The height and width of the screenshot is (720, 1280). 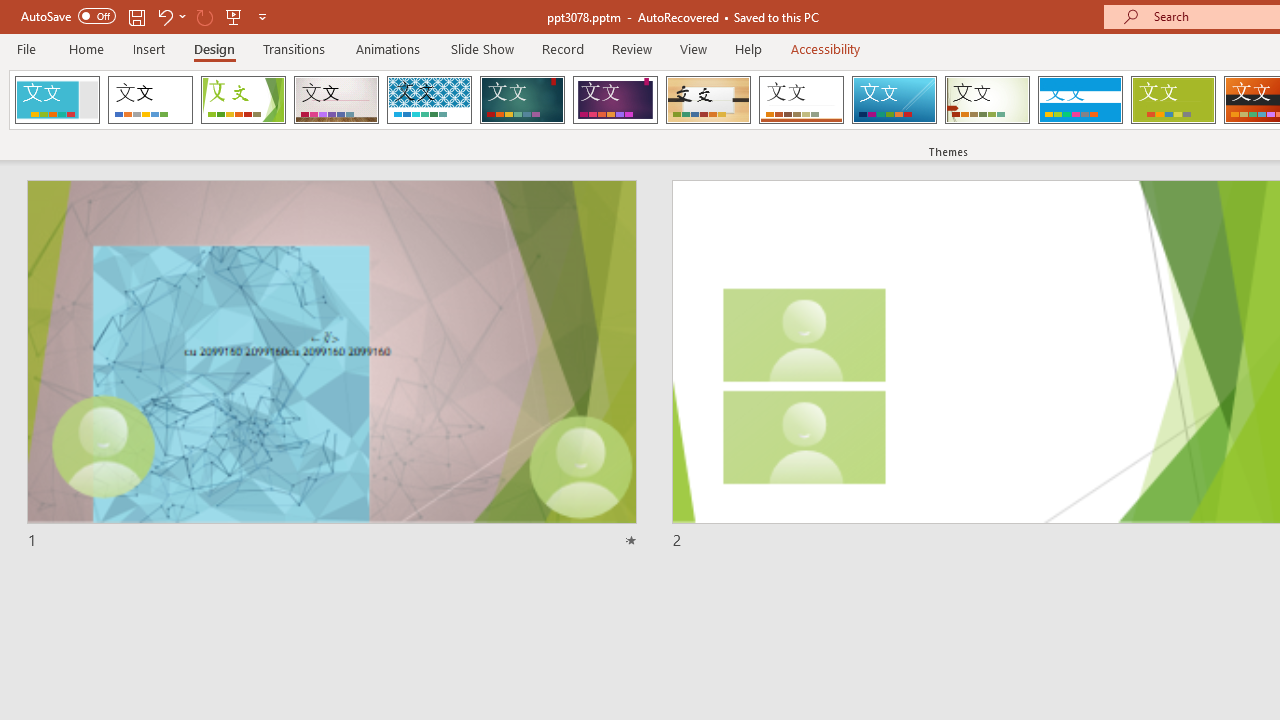 What do you see at coordinates (242, 100) in the screenshot?
I see `'Facet'` at bounding box center [242, 100].